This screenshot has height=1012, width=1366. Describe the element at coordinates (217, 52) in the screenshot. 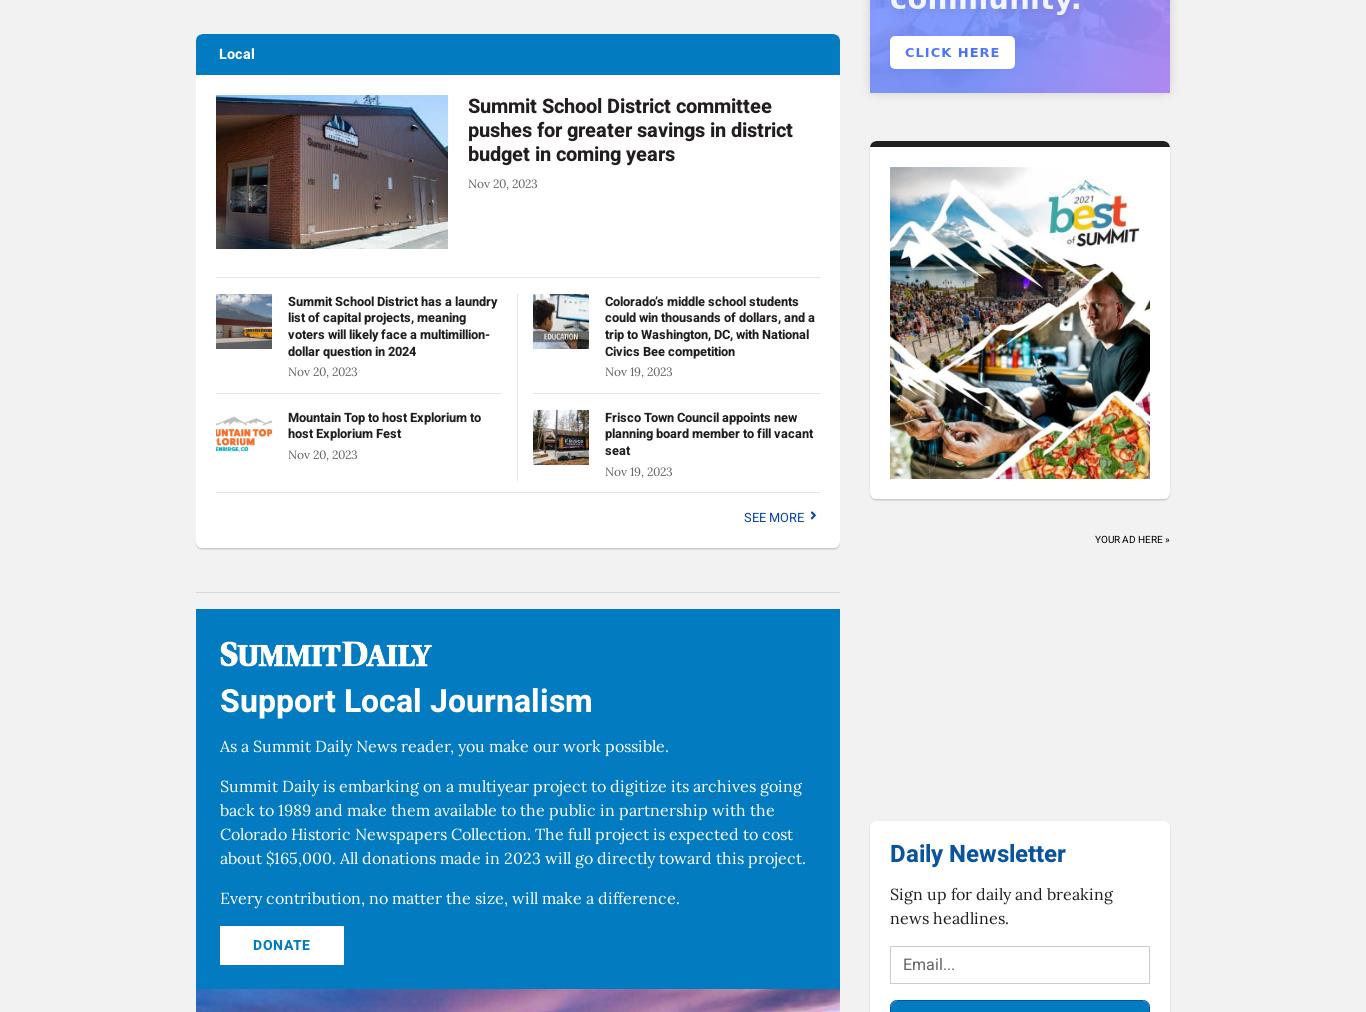

I see `'Local'` at that location.